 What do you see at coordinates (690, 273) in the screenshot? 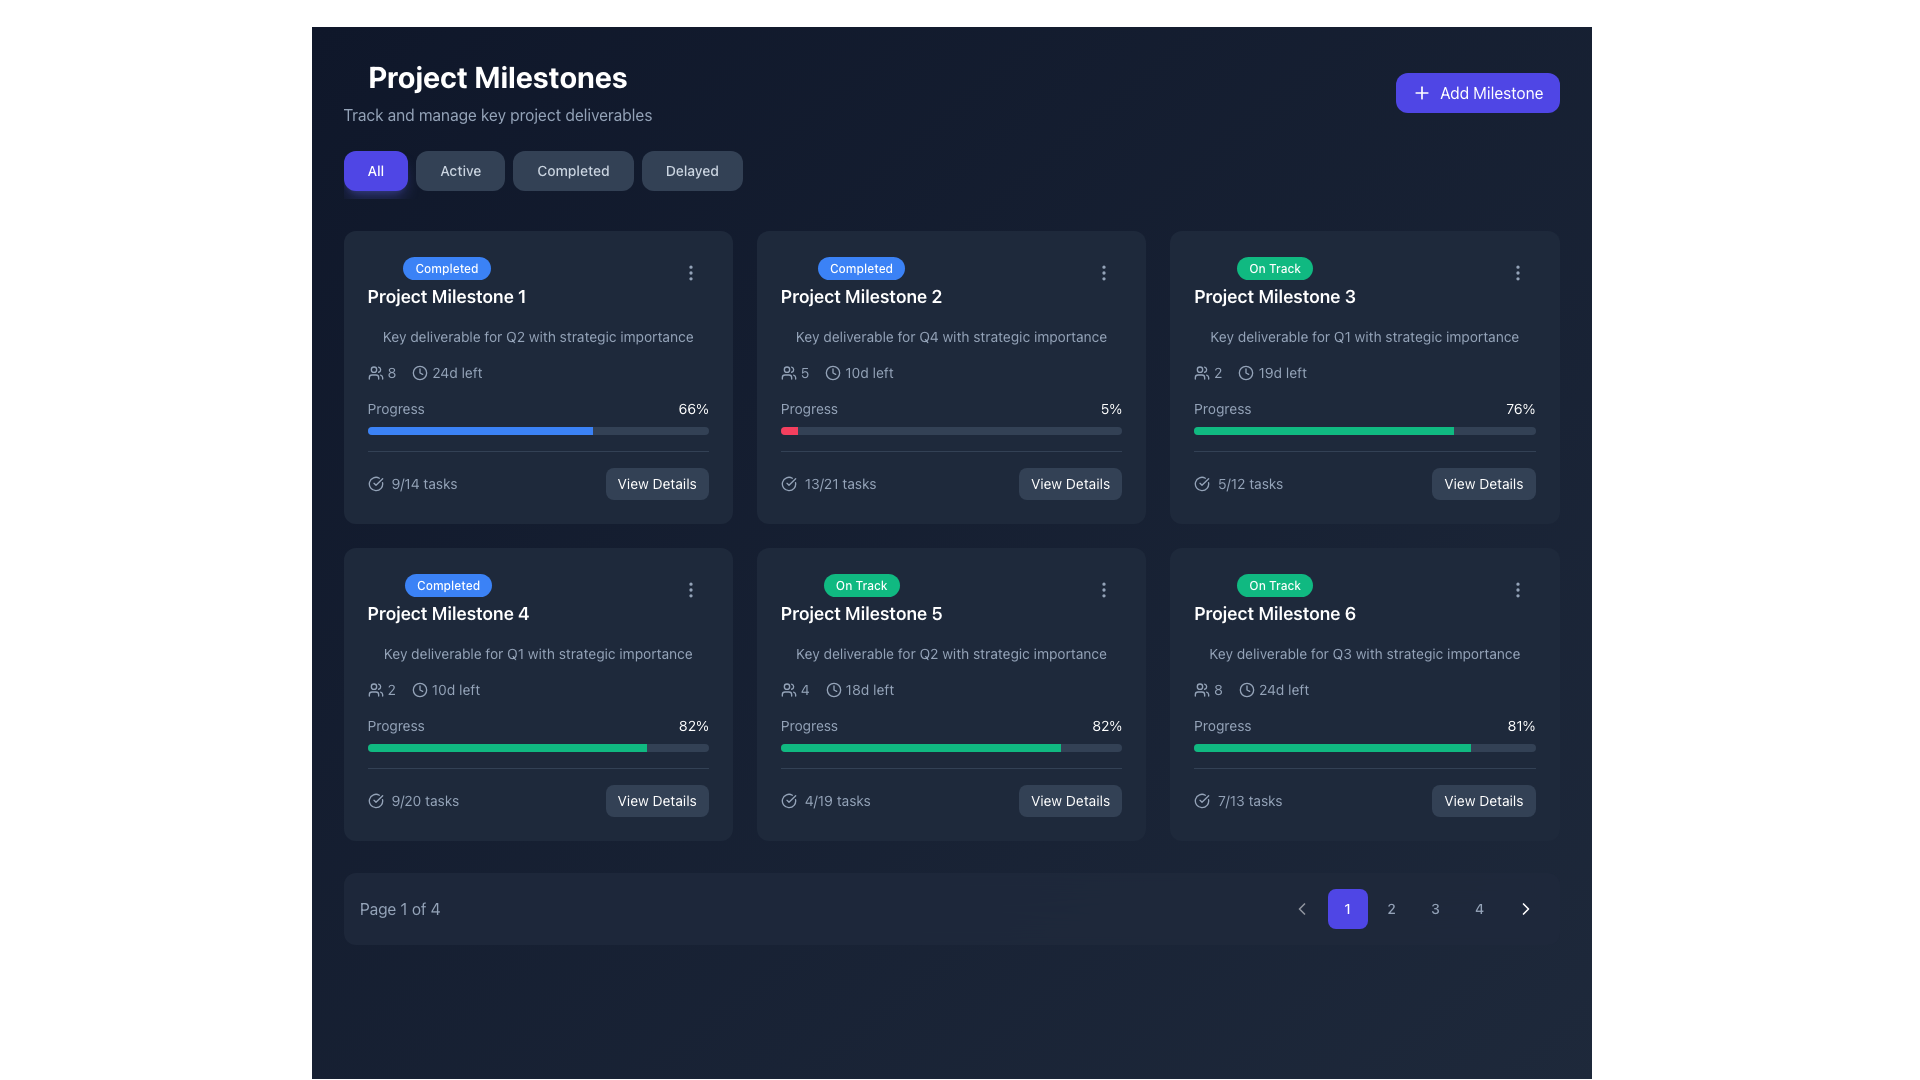
I see `the ellipsis icon button located in the top-right corner of the 'Project Milestone 1' card` at bounding box center [690, 273].